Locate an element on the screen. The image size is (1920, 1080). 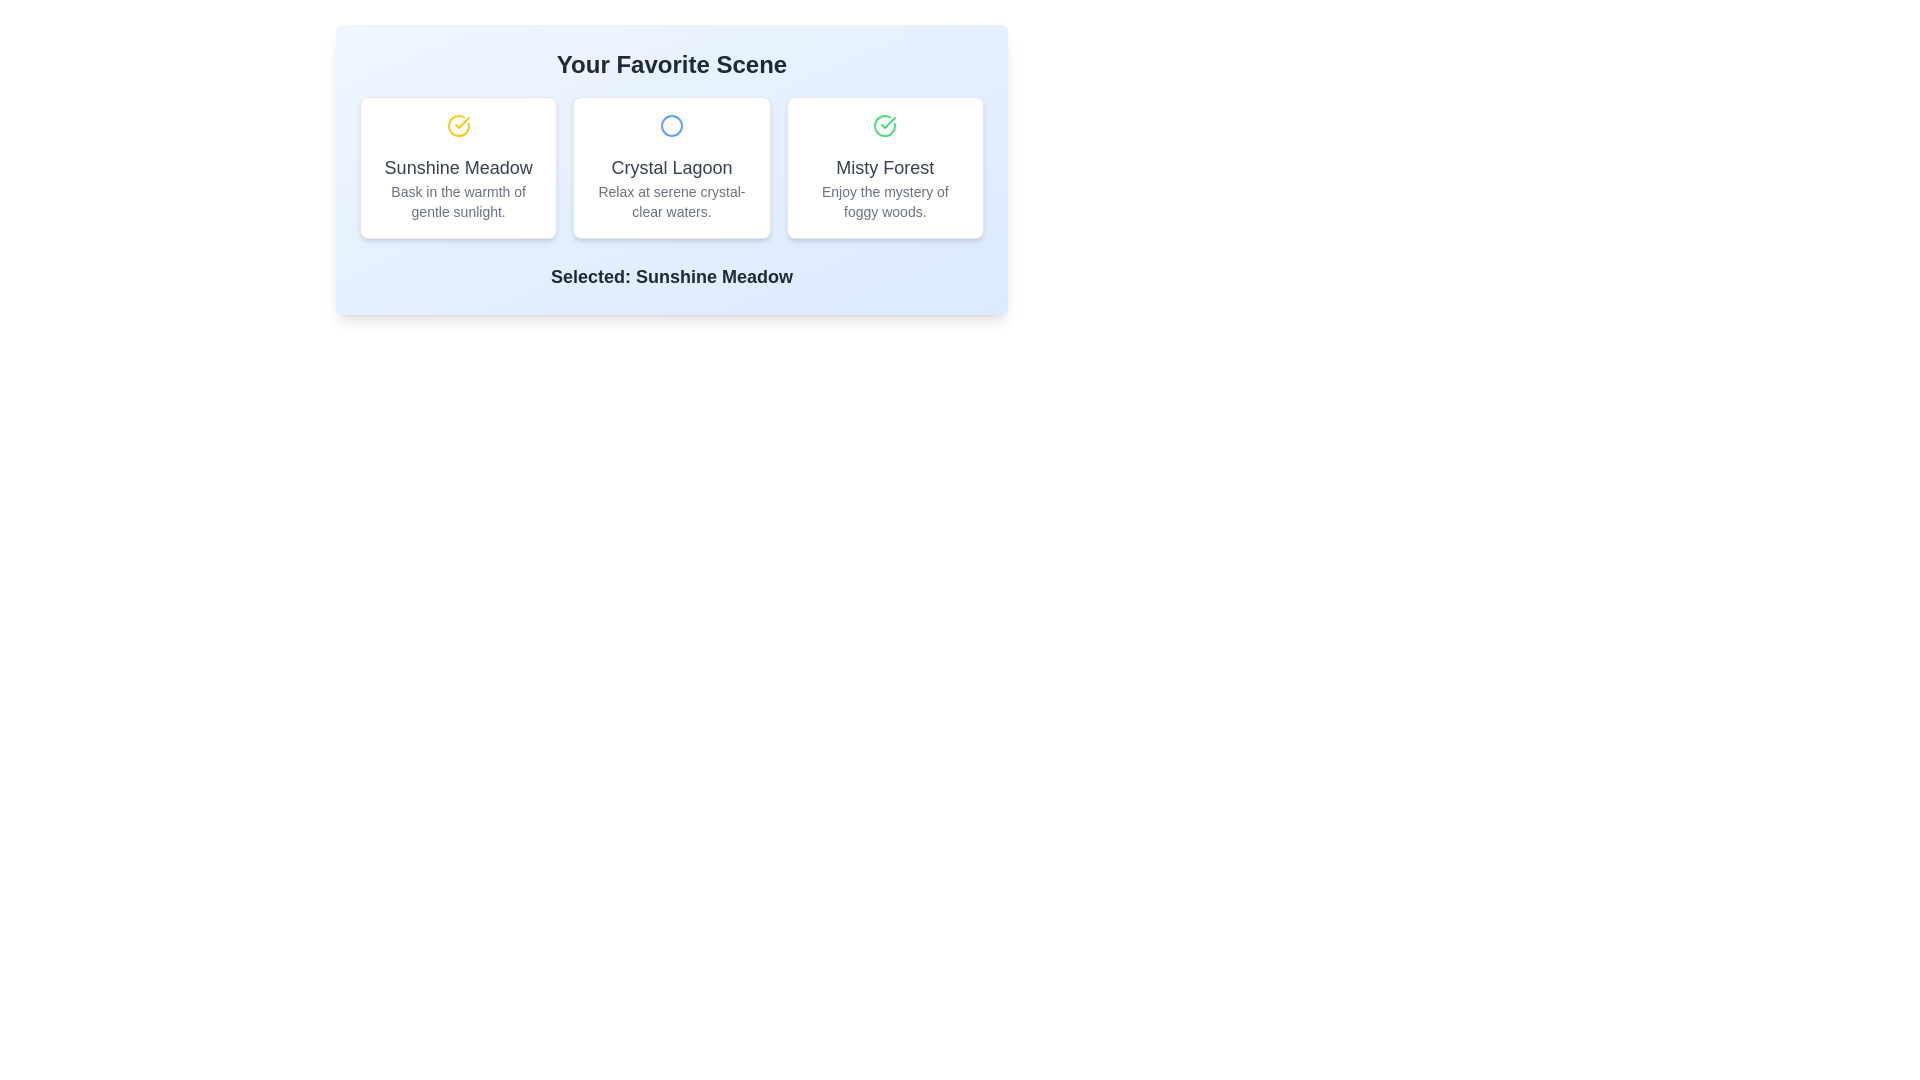
the text 'Sunshine Meadow', which is styled in medium-sized bold dark gray font, located in the first card of the 'Your Favorite Scene' section is located at coordinates (457, 167).